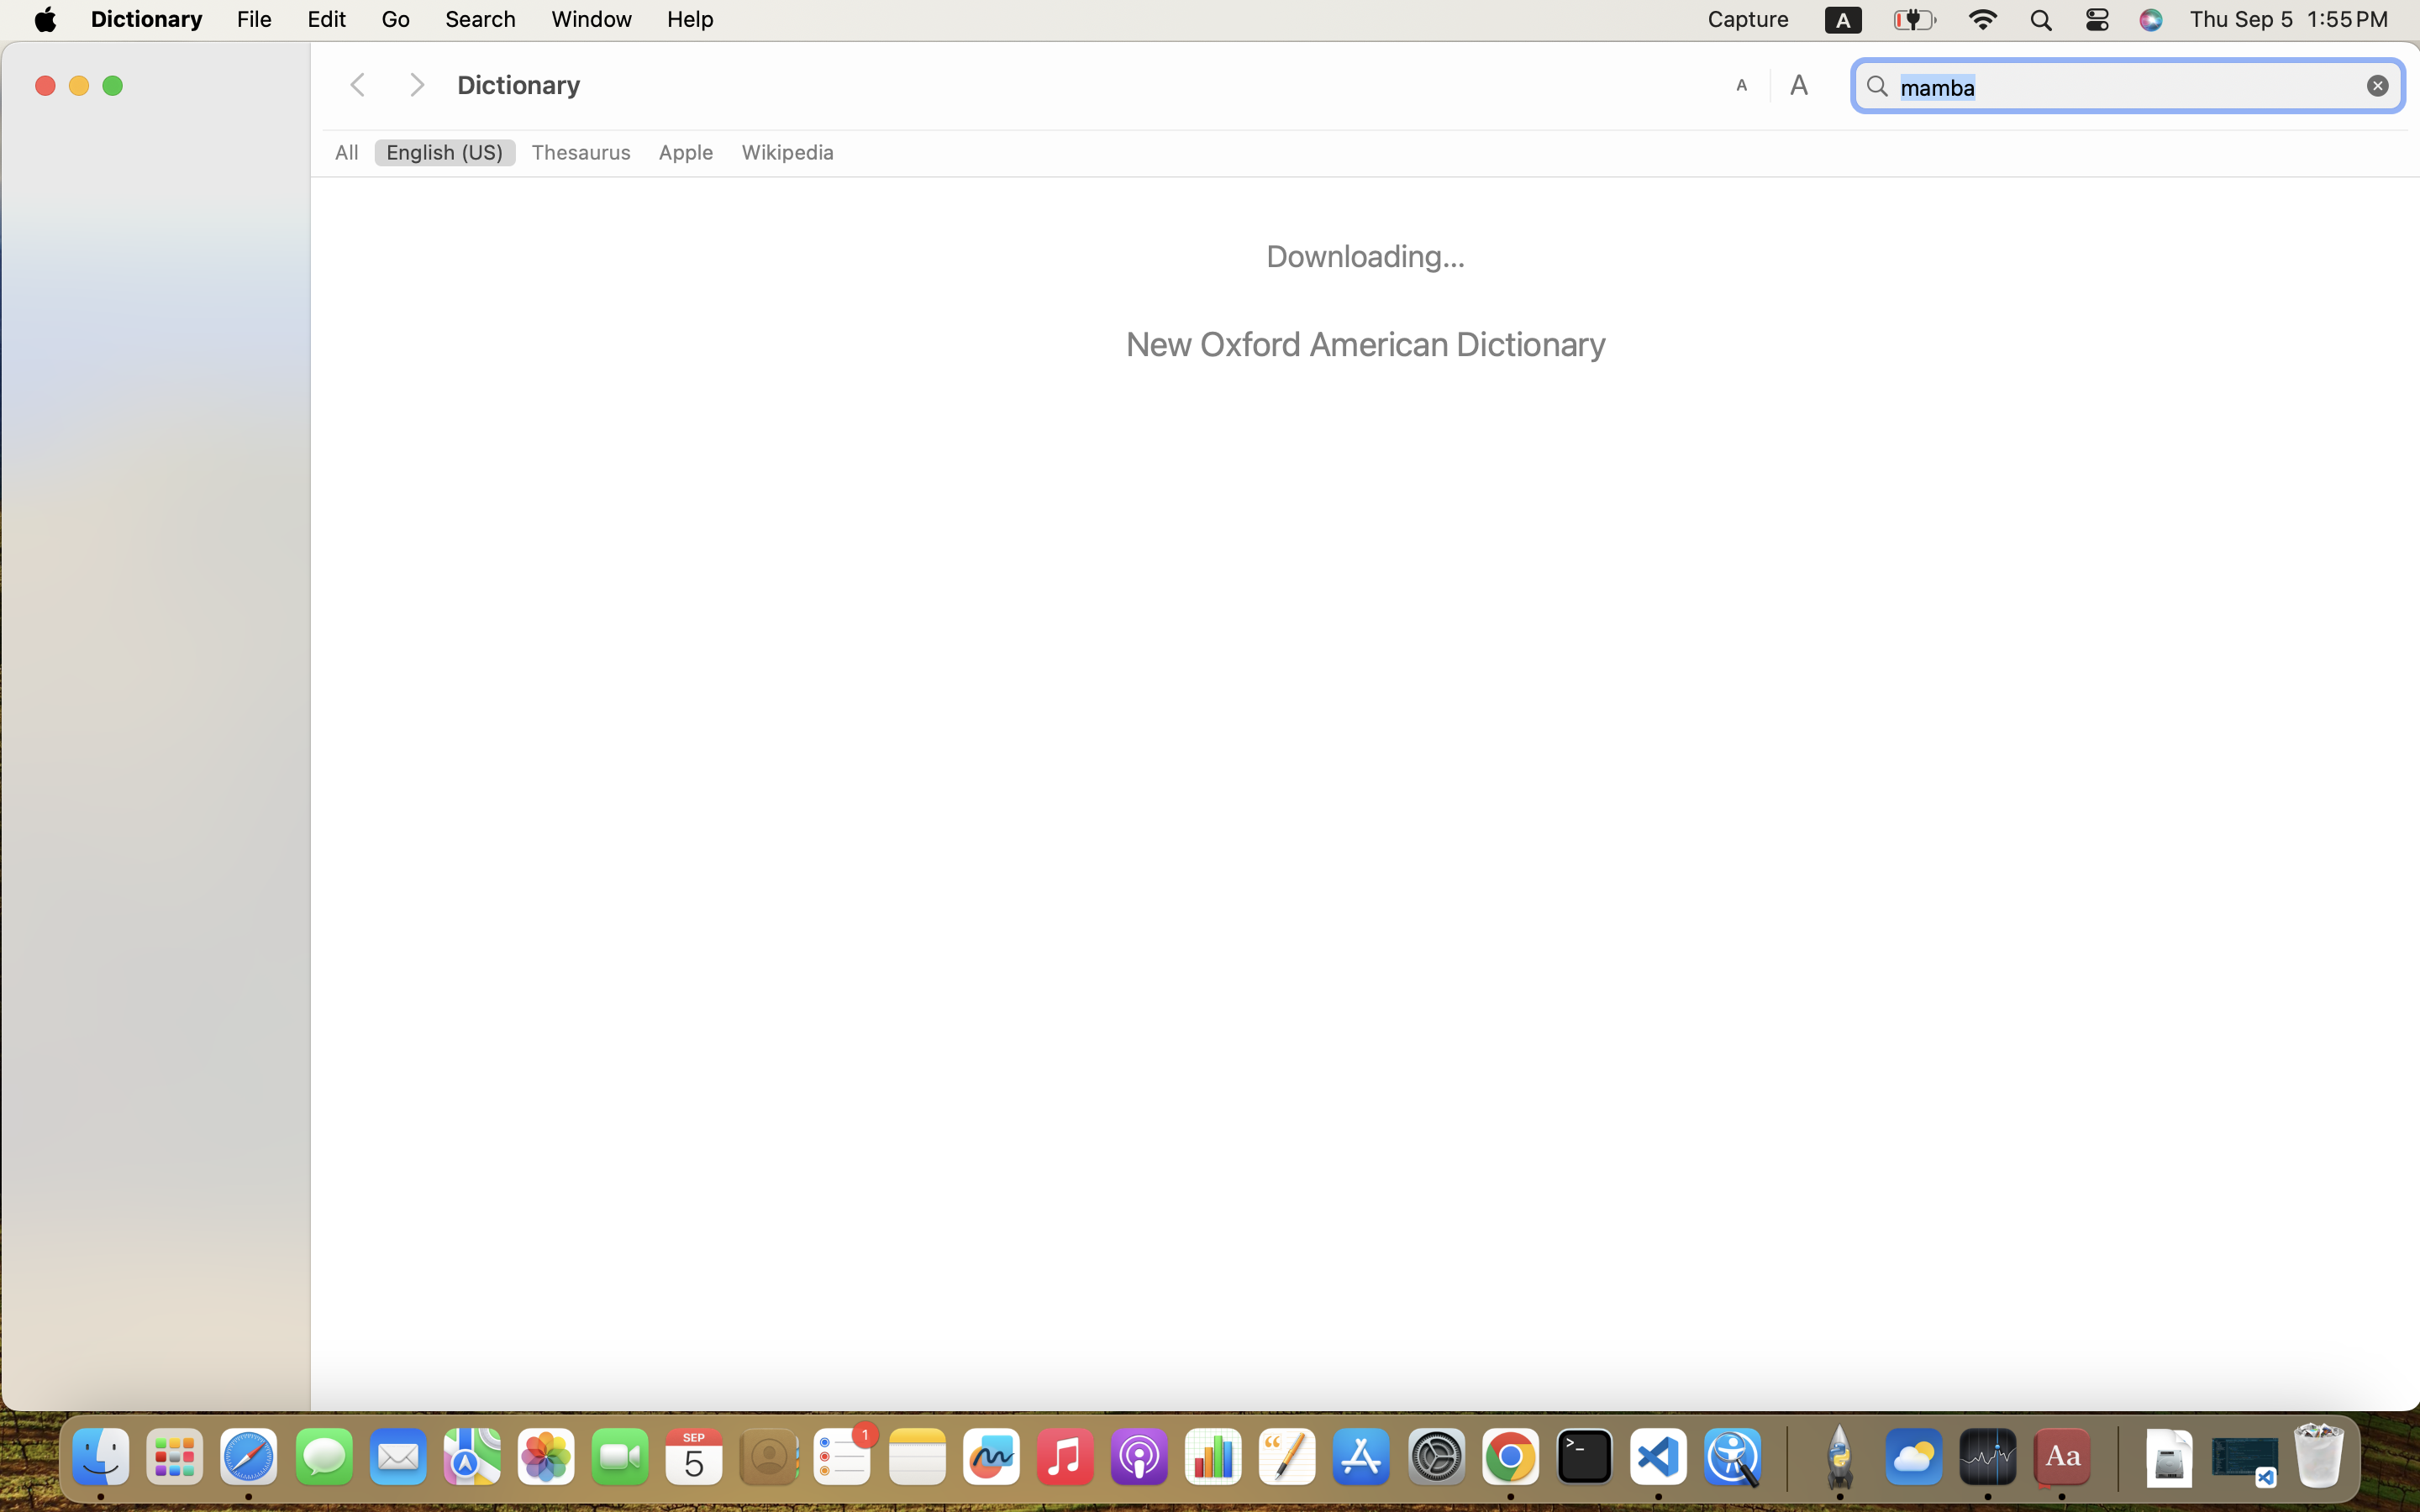 This screenshot has height=1512, width=2420. Describe the element at coordinates (1365, 255) in the screenshot. I see `'Downloading…'` at that location.